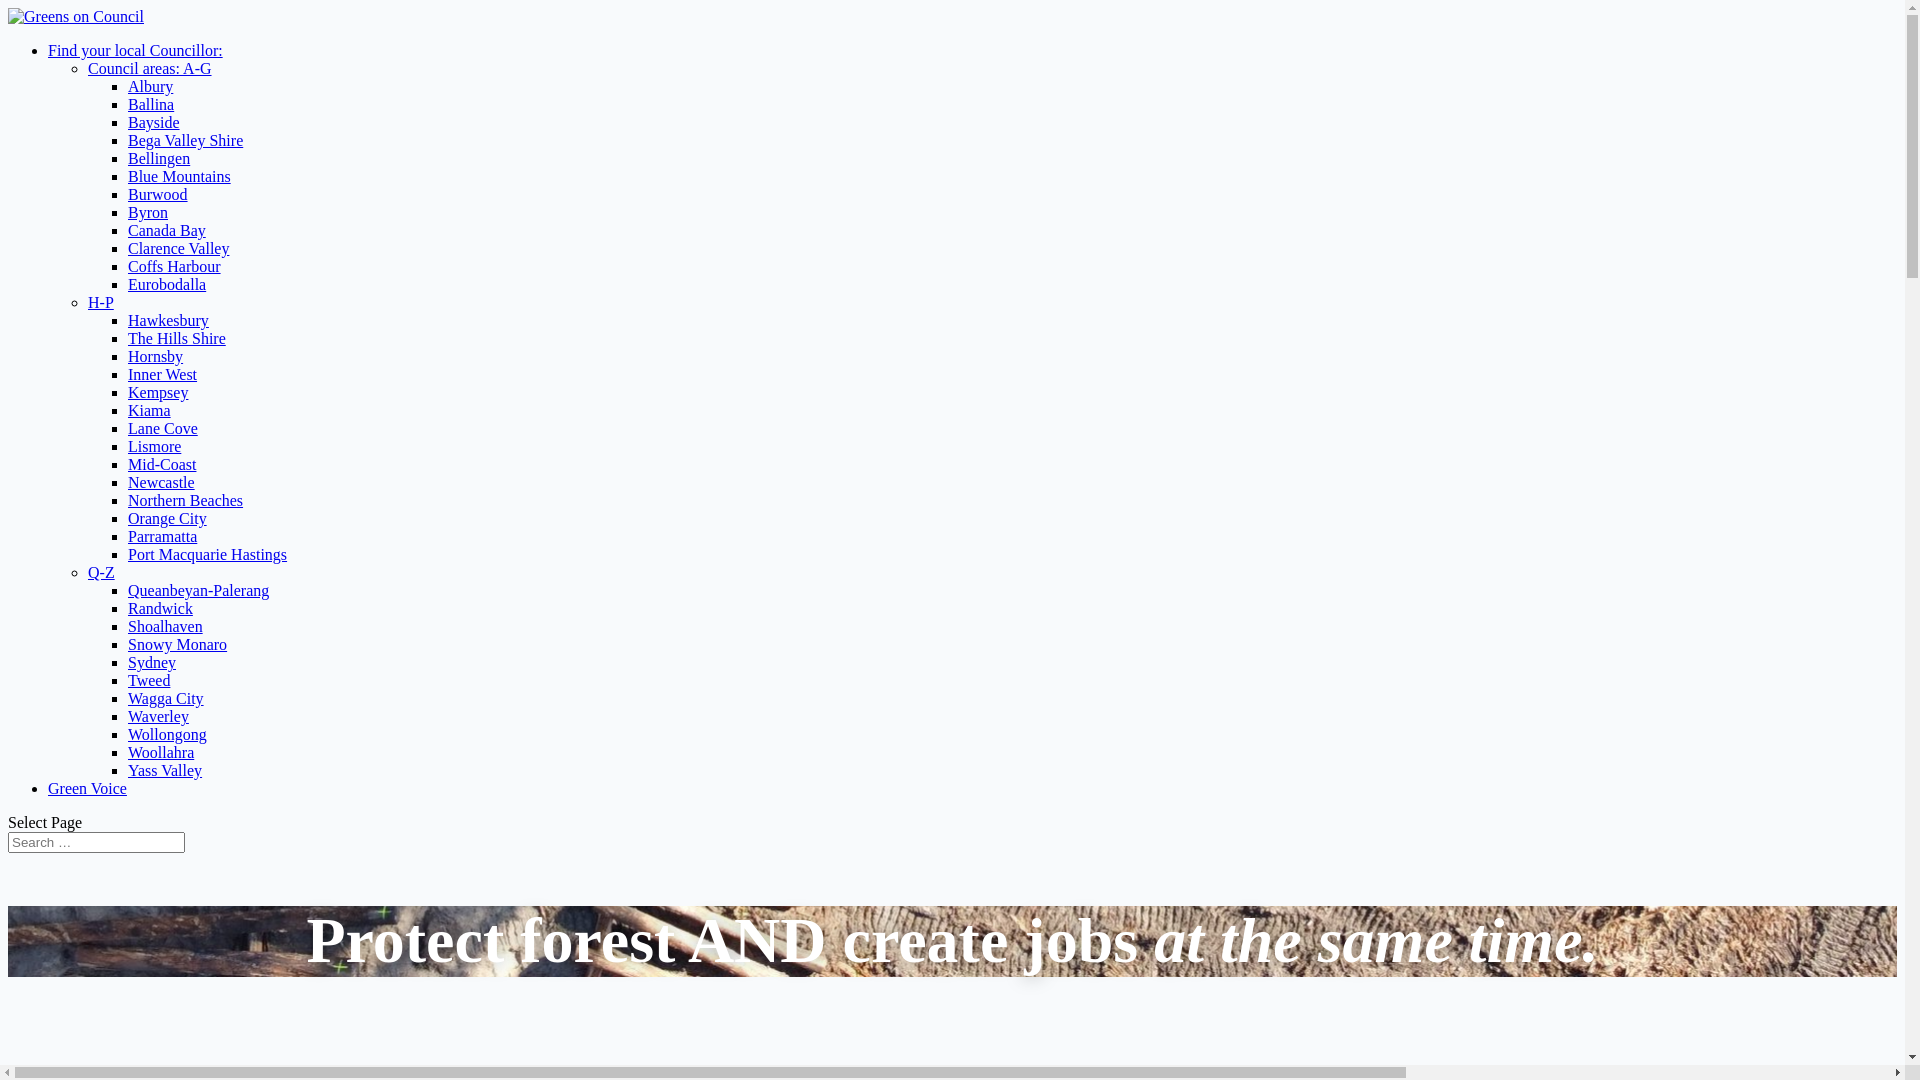  Describe the element at coordinates (148, 409) in the screenshot. I see `'Kiama'` at that location.